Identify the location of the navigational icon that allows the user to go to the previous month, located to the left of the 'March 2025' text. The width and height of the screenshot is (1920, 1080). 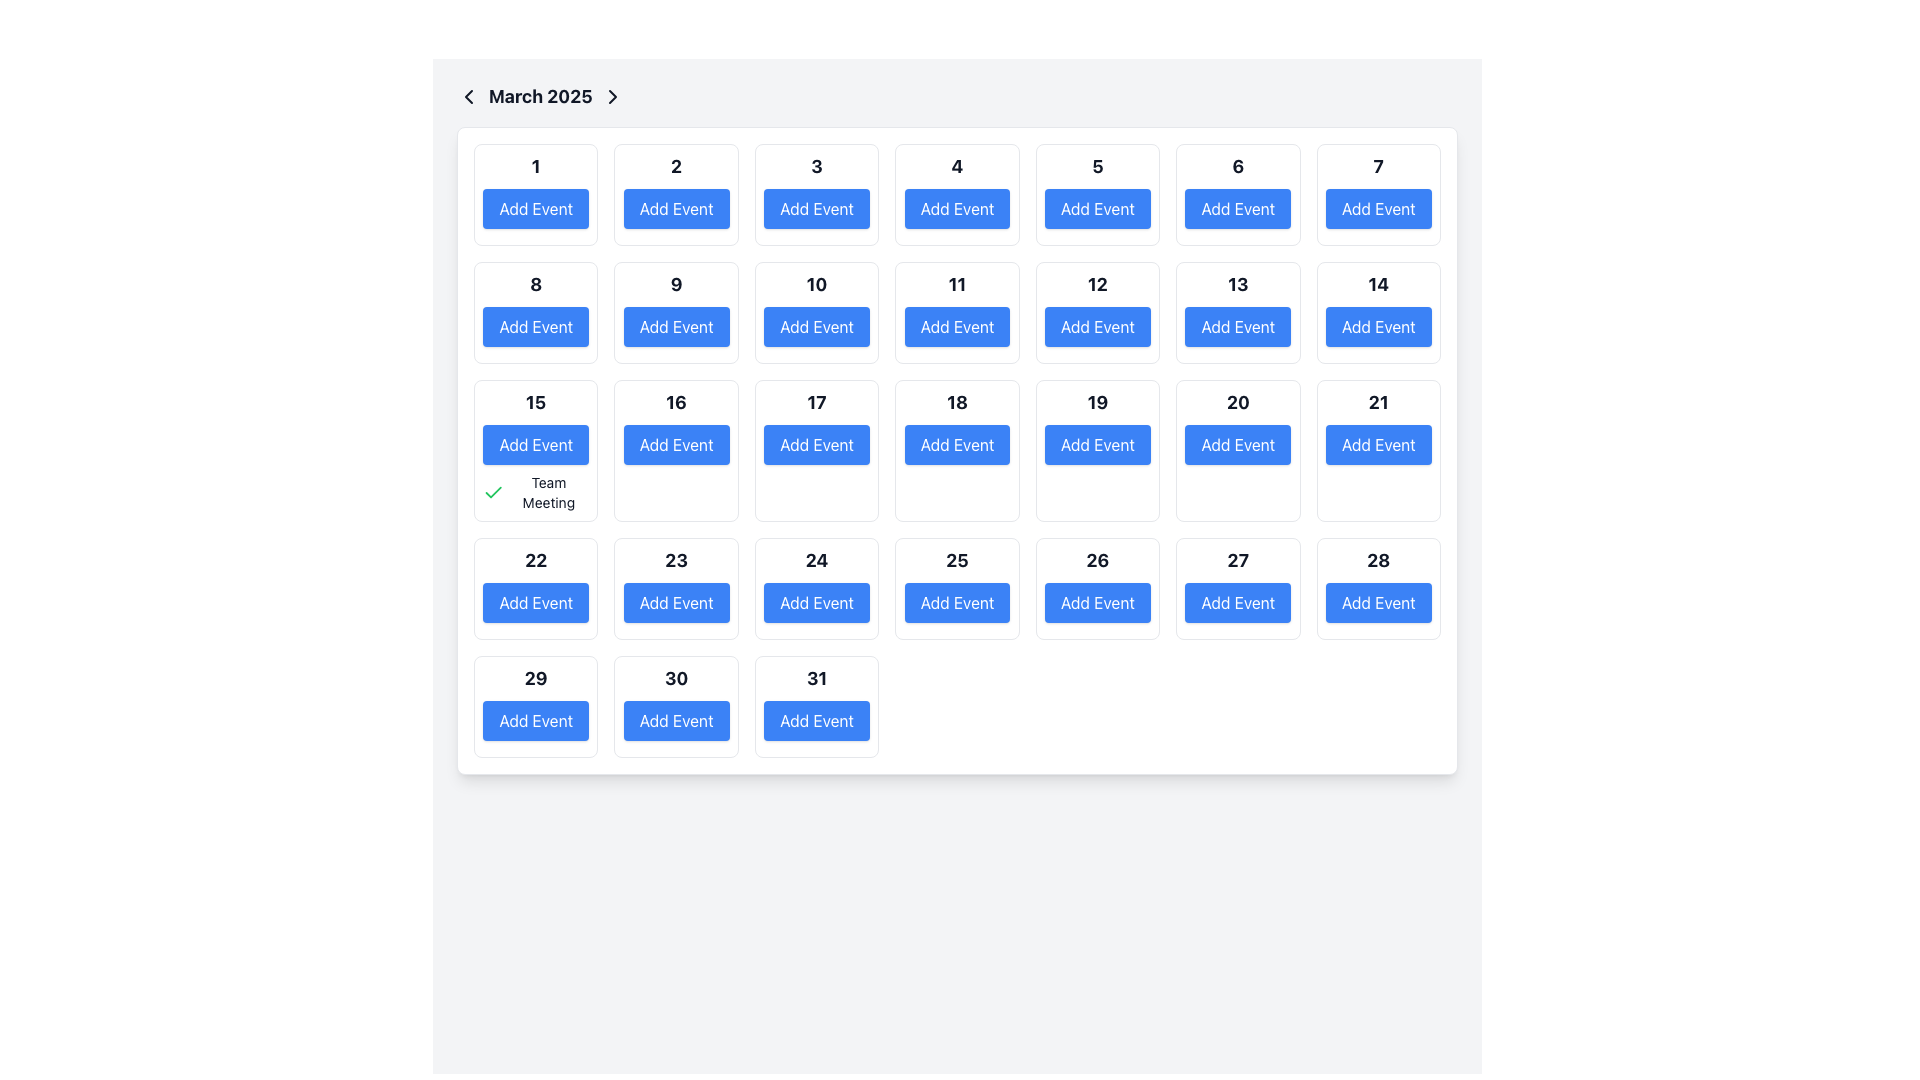
(468, 96).